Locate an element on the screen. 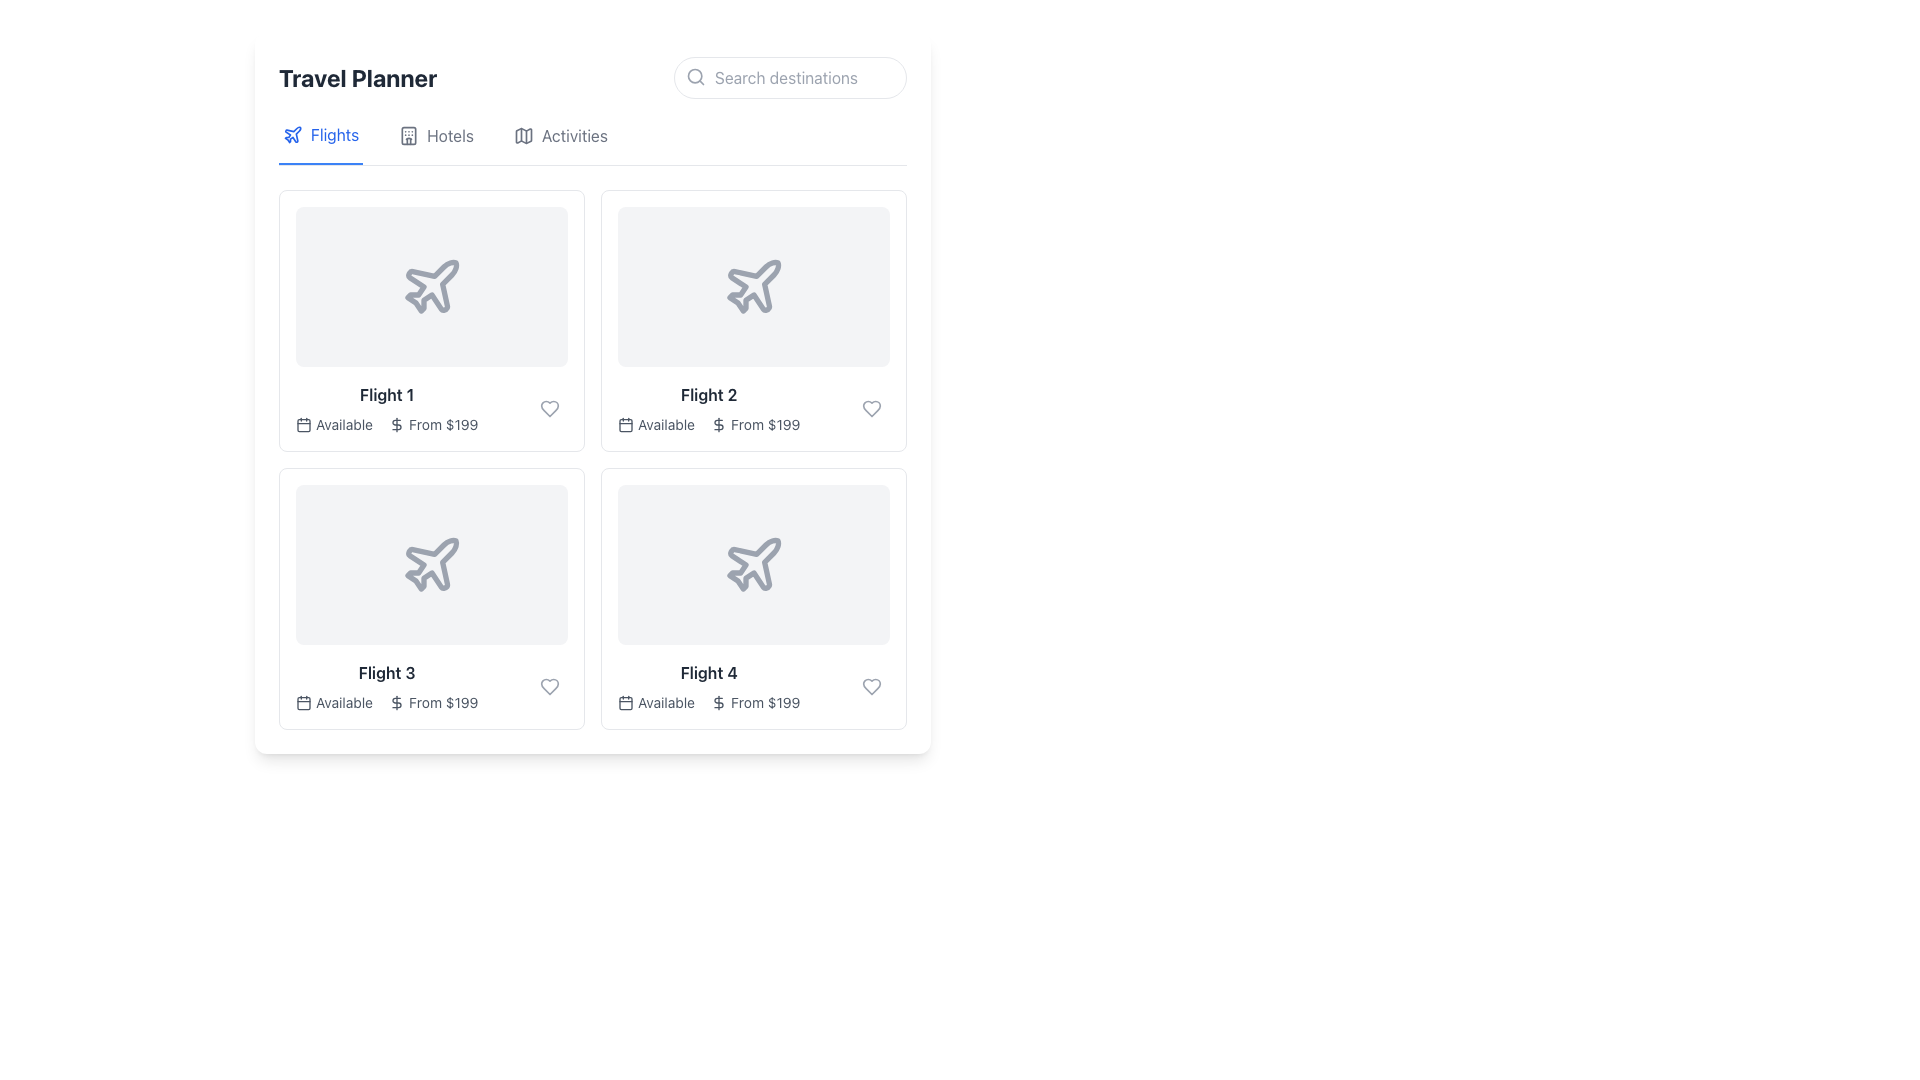 Image resolution: width=1920 pixels, height=1080 pixels. the calendar icon located in the second flight's information section, adjacent to the 'Available' label is located at coordinates (624, 423).